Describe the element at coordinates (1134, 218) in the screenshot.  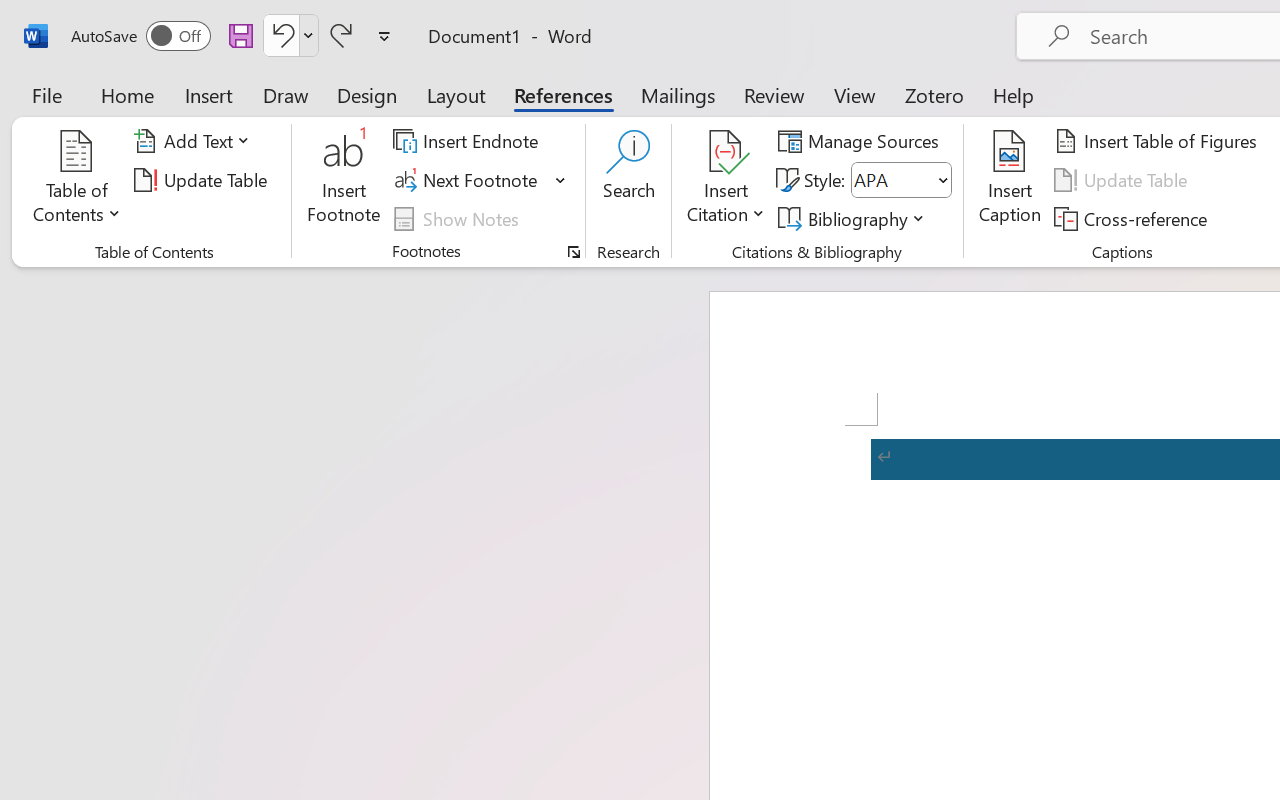
I see `'Cross-reference...'` at that location.